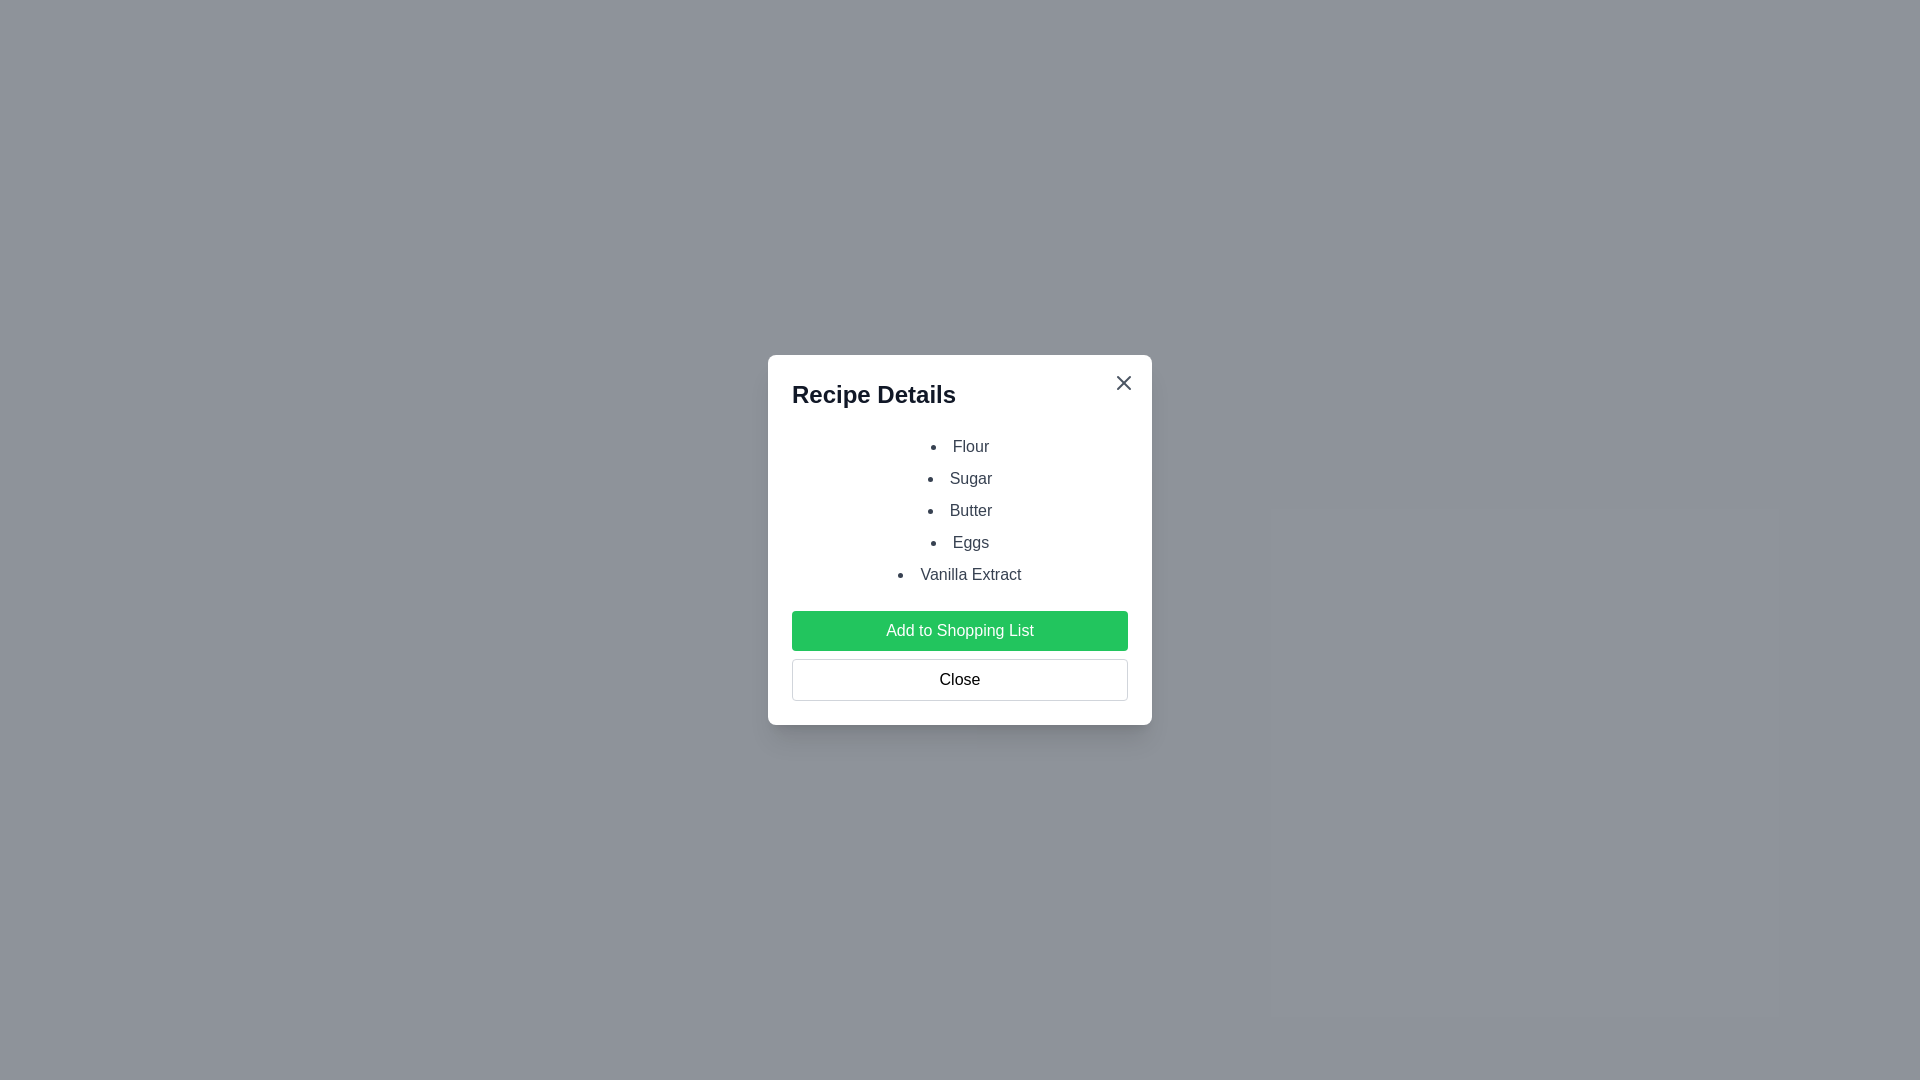  I want to click on the close button to close the dialog, so click(1123, 382).